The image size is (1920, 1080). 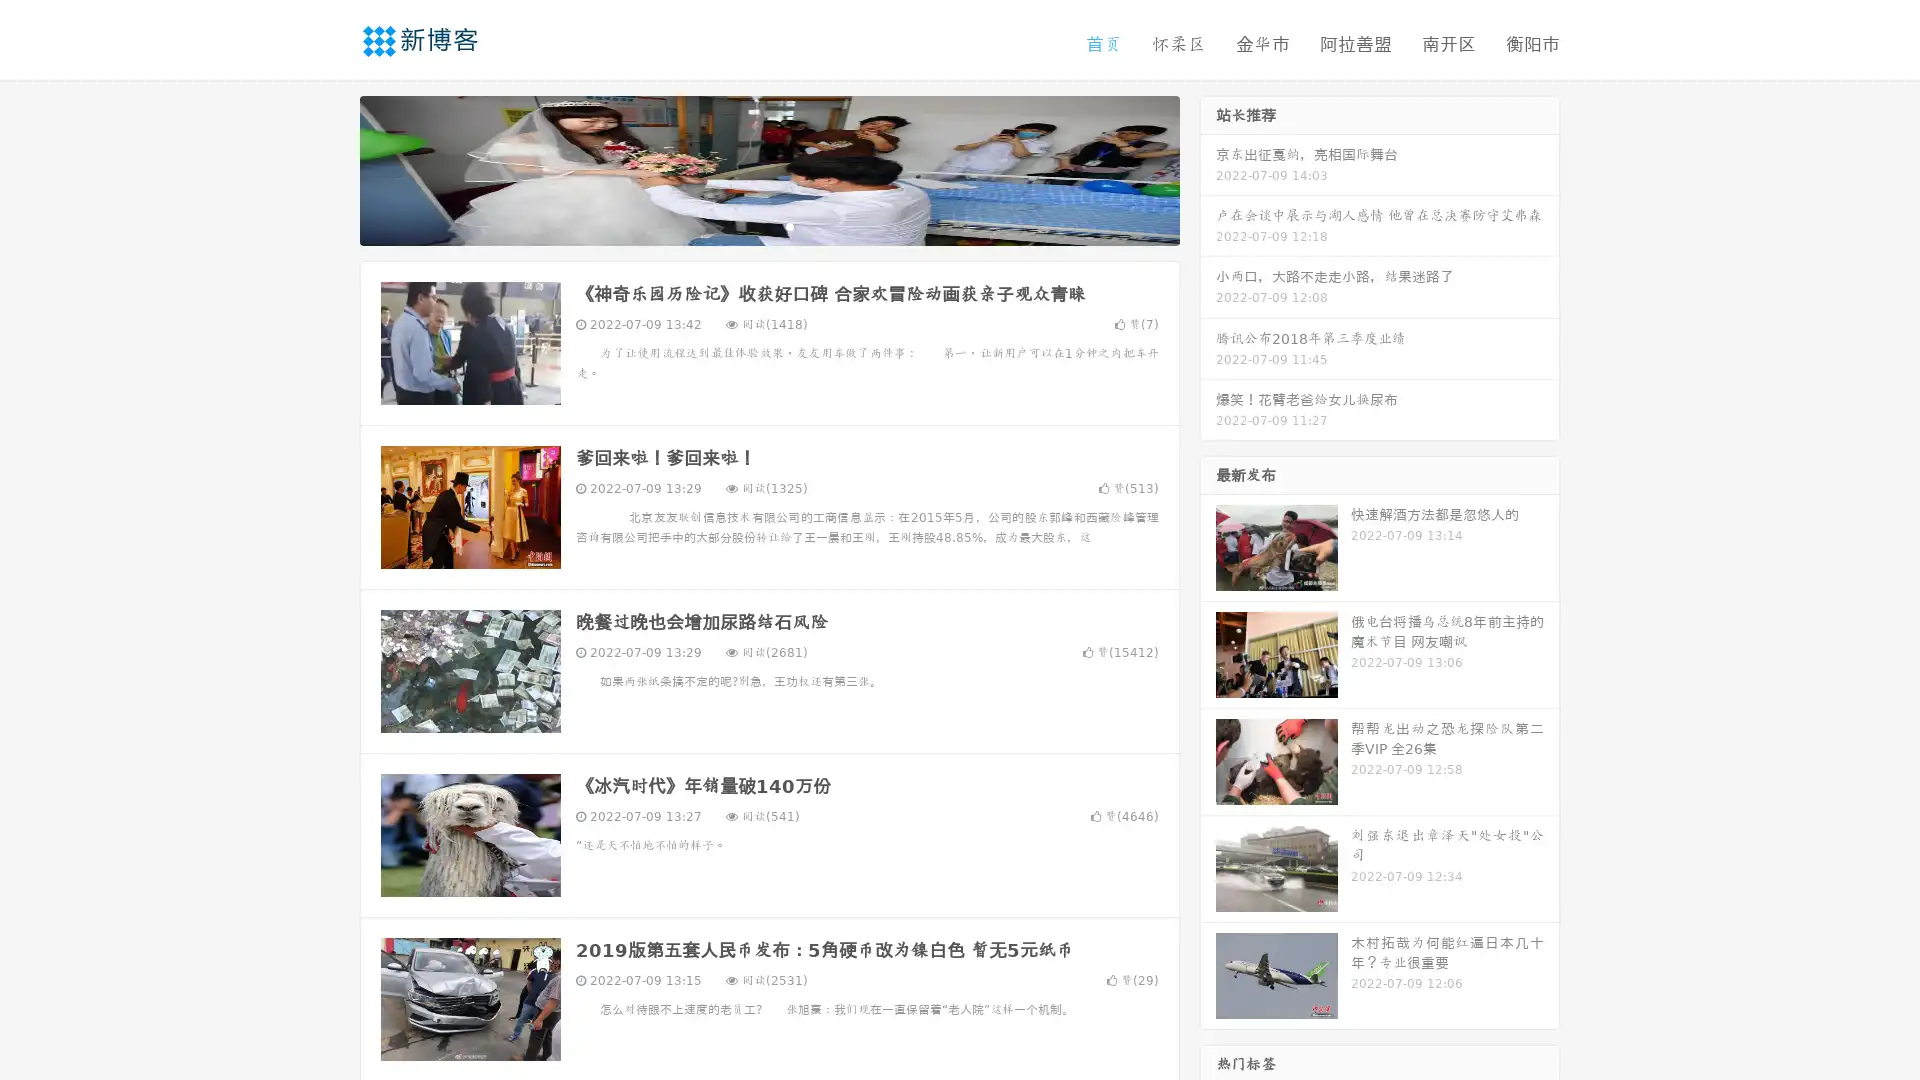 I want to click on Previous slide, so click(x=330, y=168).